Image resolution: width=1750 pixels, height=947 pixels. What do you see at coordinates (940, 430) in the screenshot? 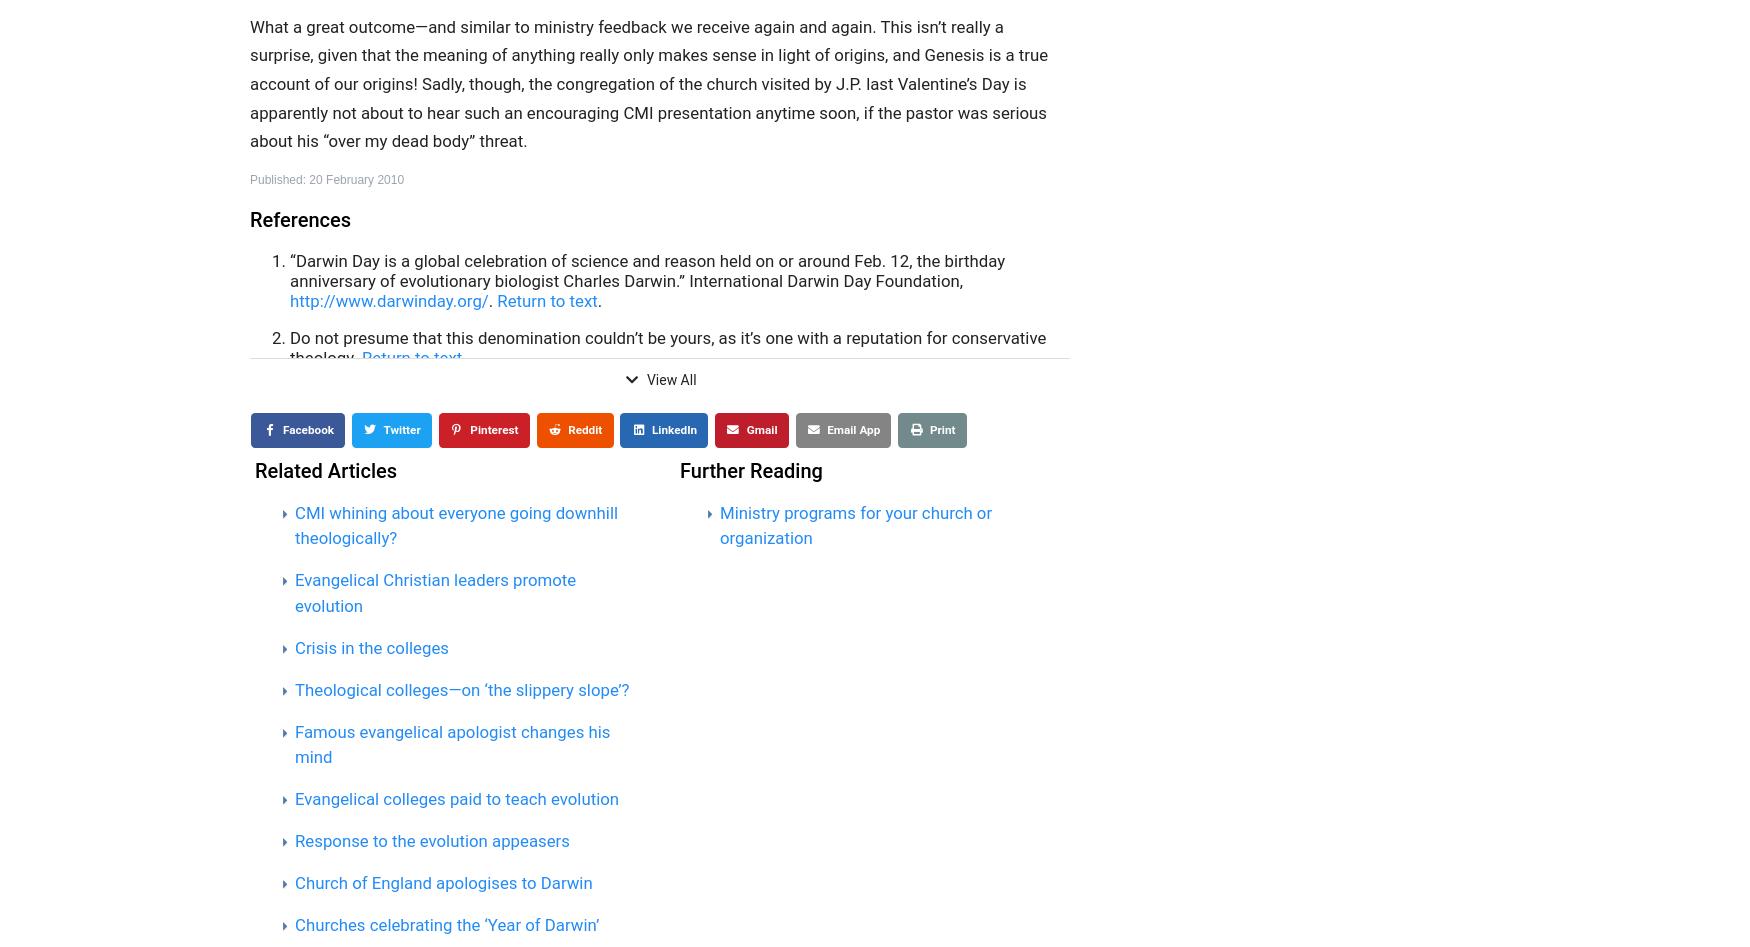
I see `'Print'` at bounding box center [940, 430].